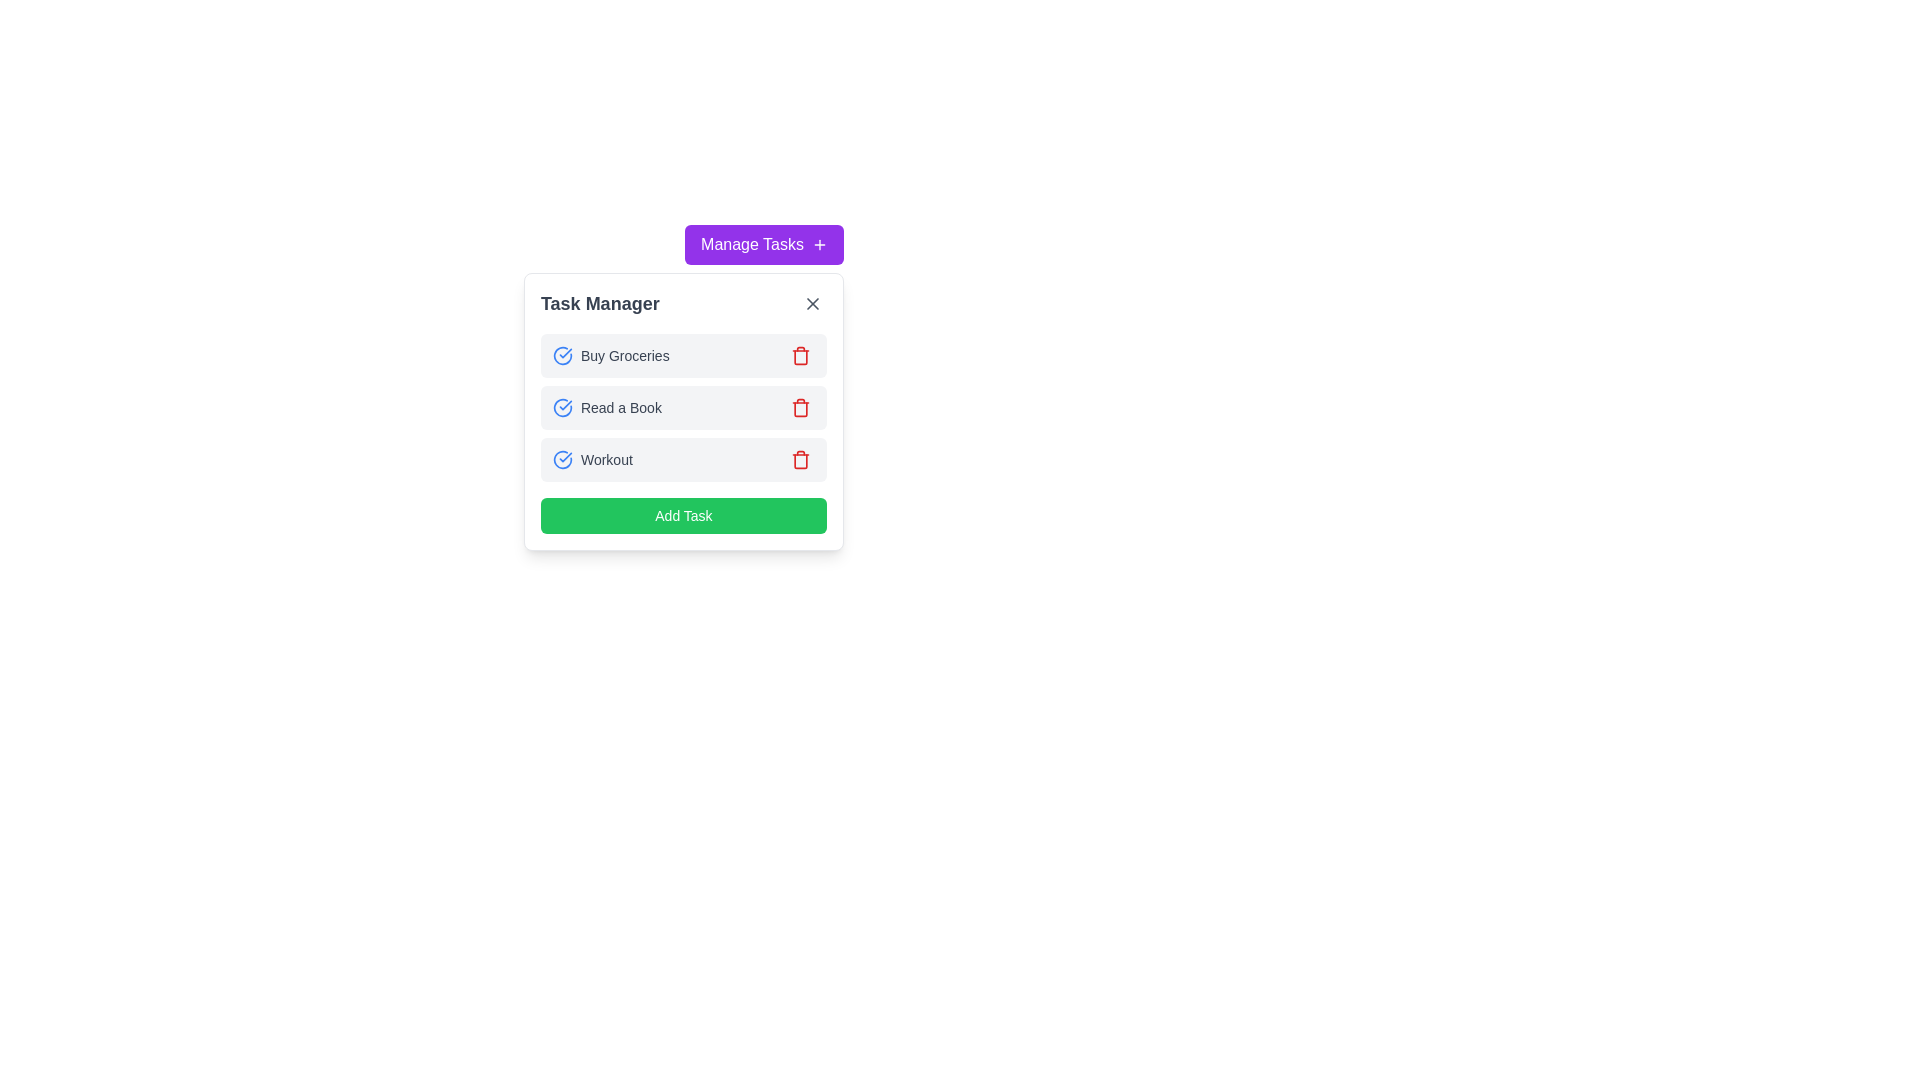 This screenshot has height=1080, width=1920. What do you see at coordinates (683, 515) in the screenshot?
I see `the 'Add Task' button located at the bottom of the 'Task Manager' module to visualize its hover effects` at bounding box center [683, 515].